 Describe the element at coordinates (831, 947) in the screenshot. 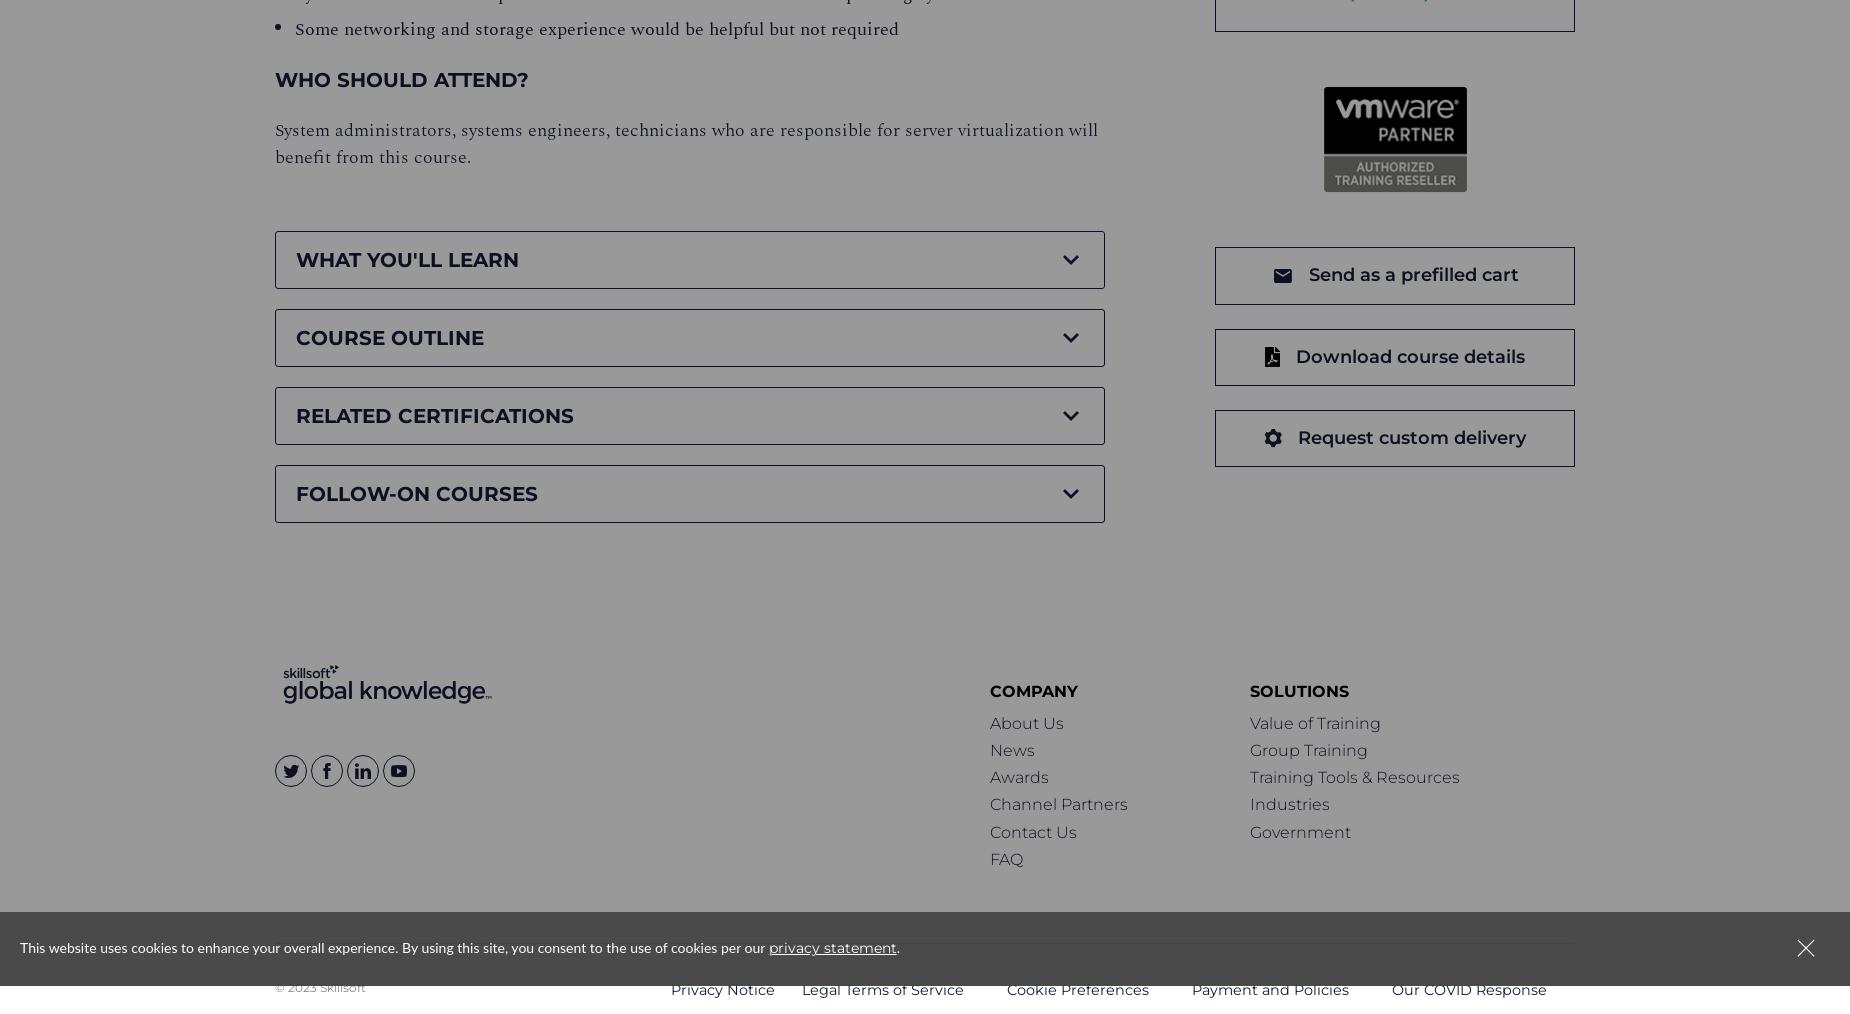

I see `'privacy statement'` at that location.